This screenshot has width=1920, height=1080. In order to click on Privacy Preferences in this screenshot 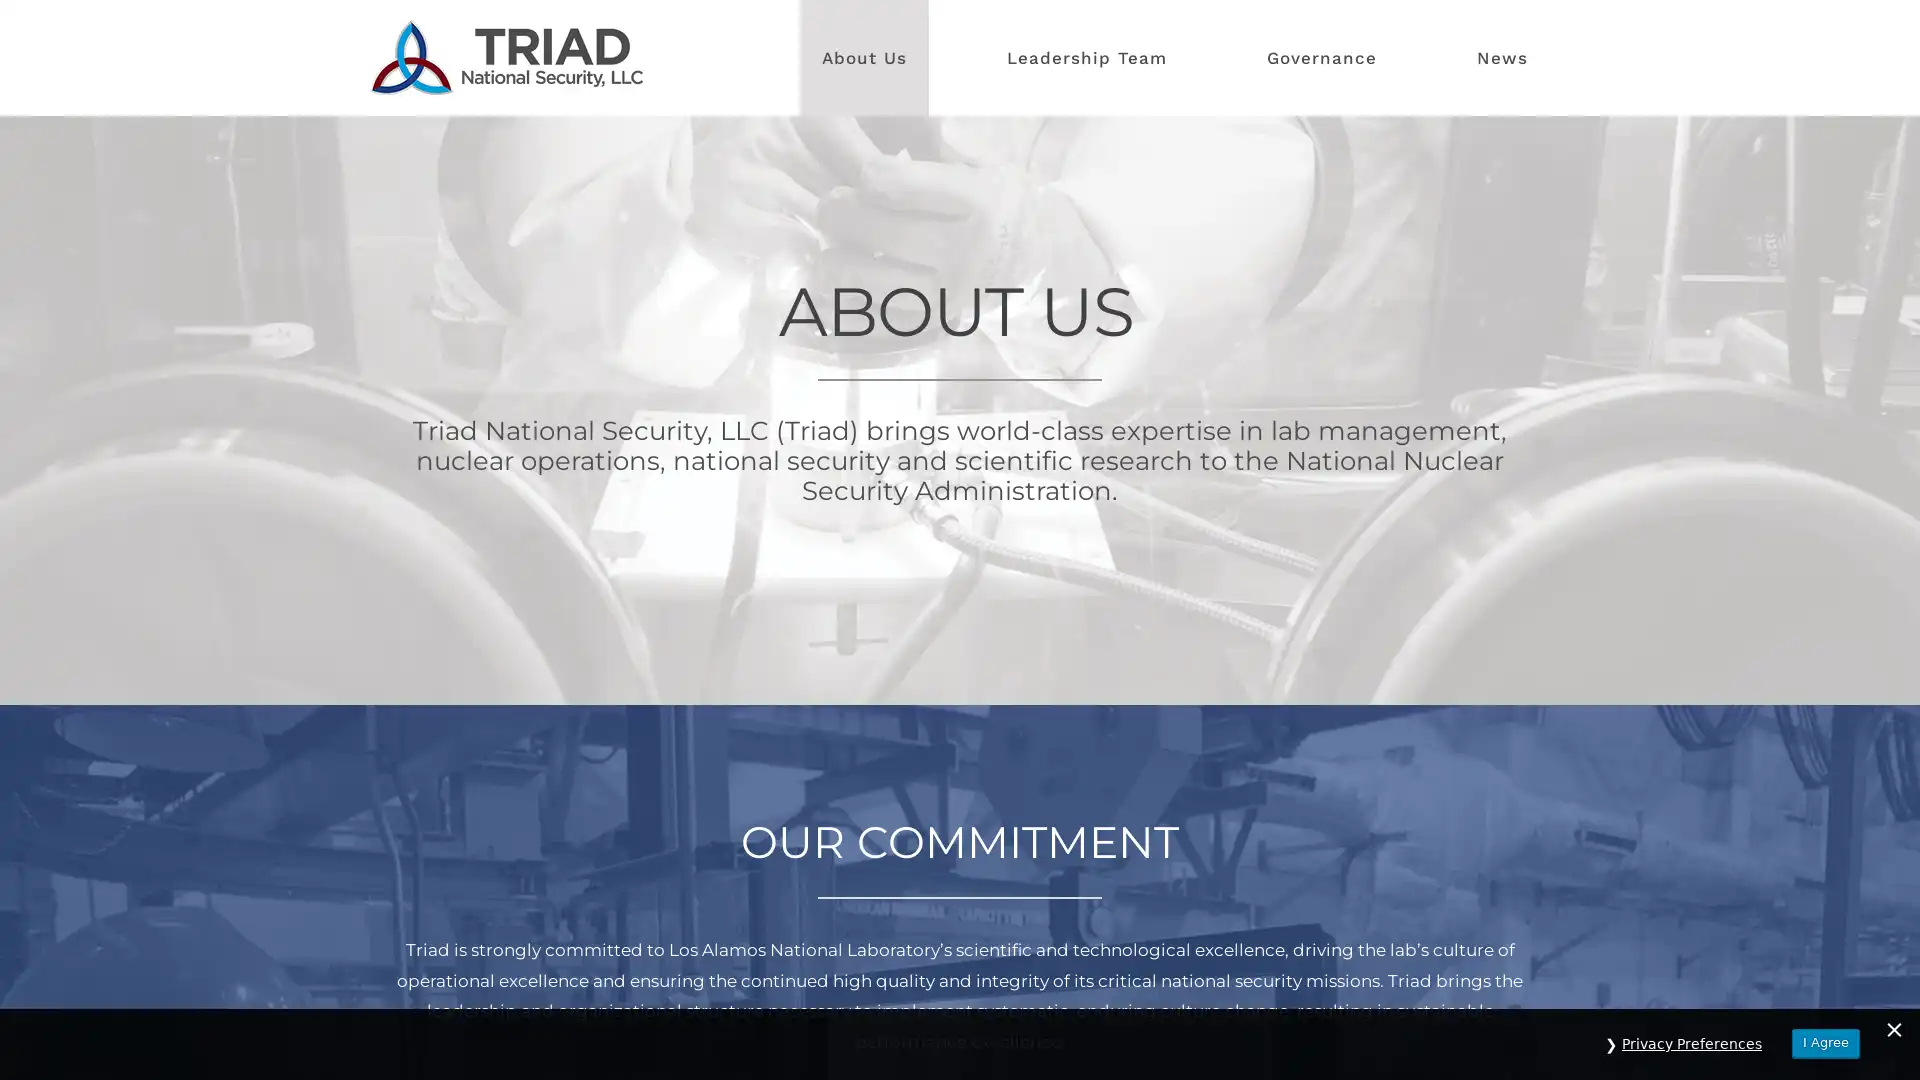, I will do `click(1691, 1043)`.